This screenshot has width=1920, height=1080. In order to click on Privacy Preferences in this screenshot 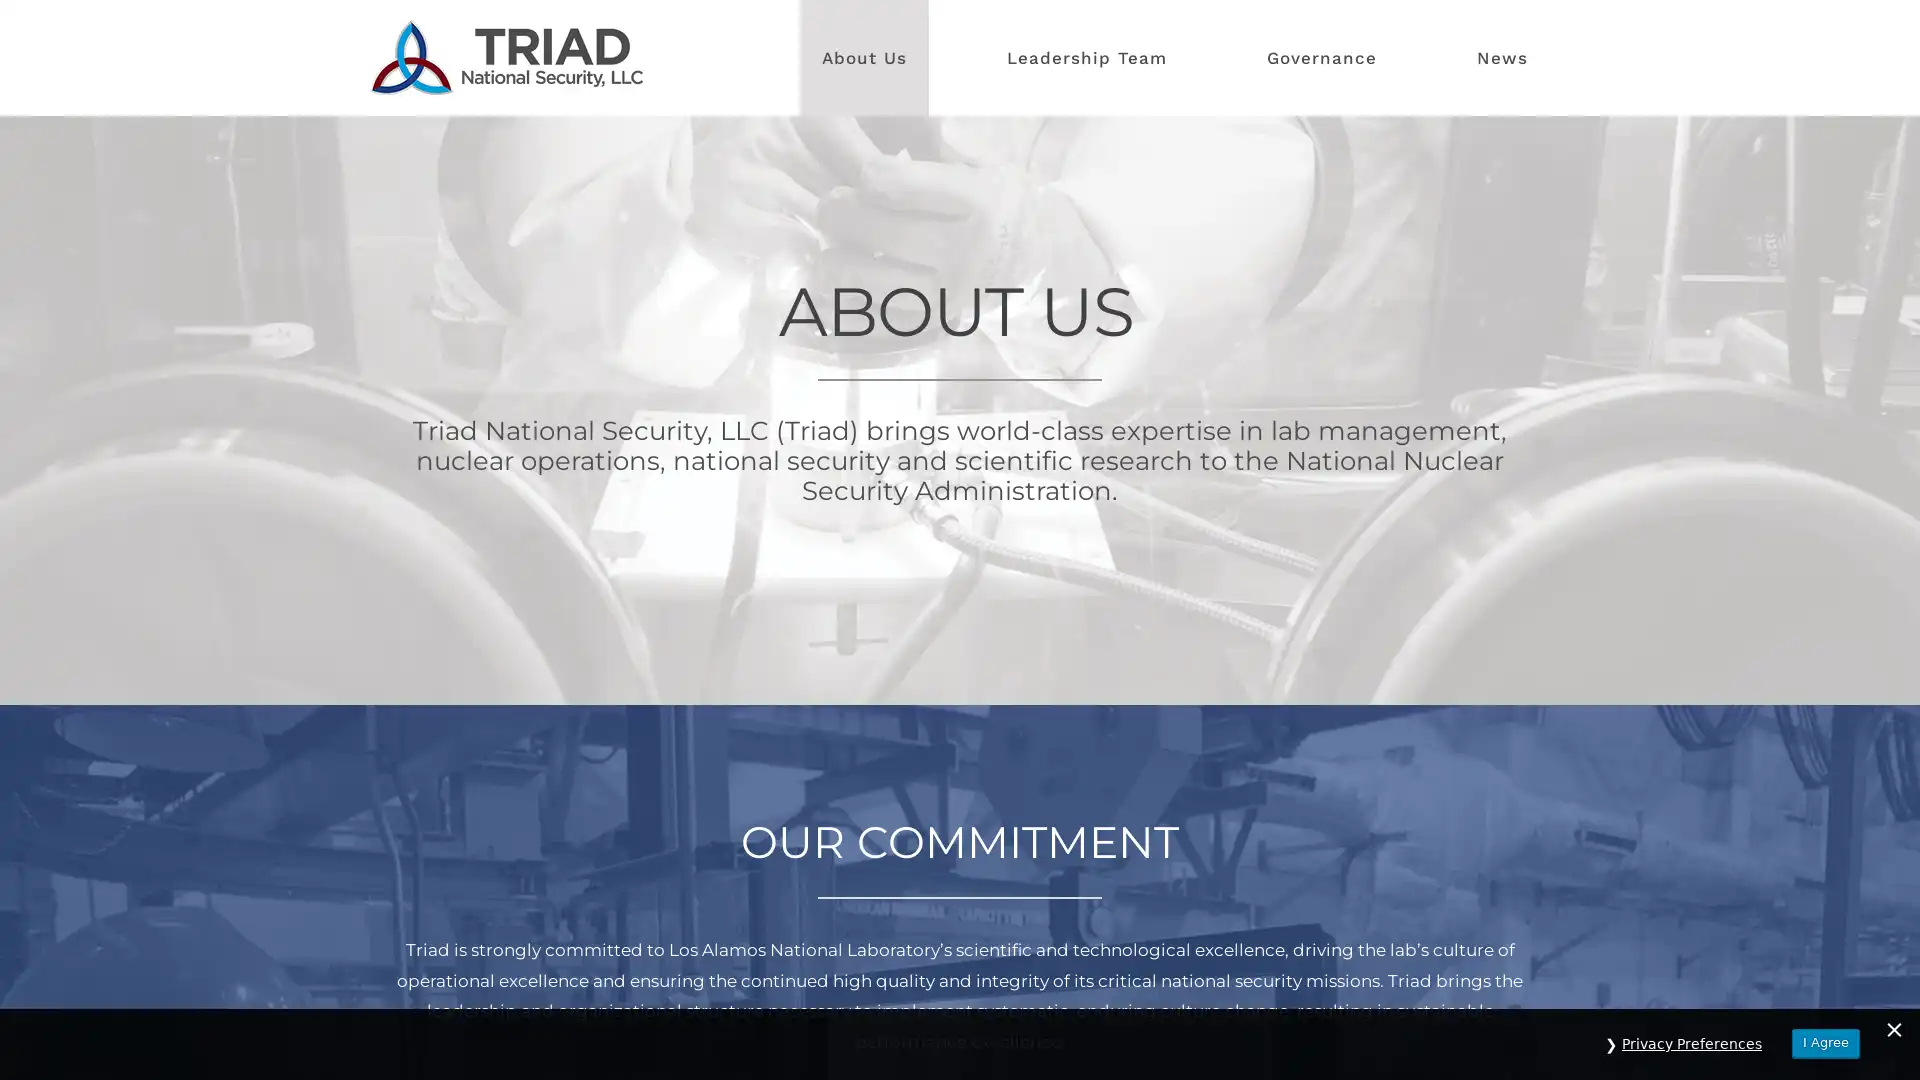, I will do `click(1691, 1043)`.